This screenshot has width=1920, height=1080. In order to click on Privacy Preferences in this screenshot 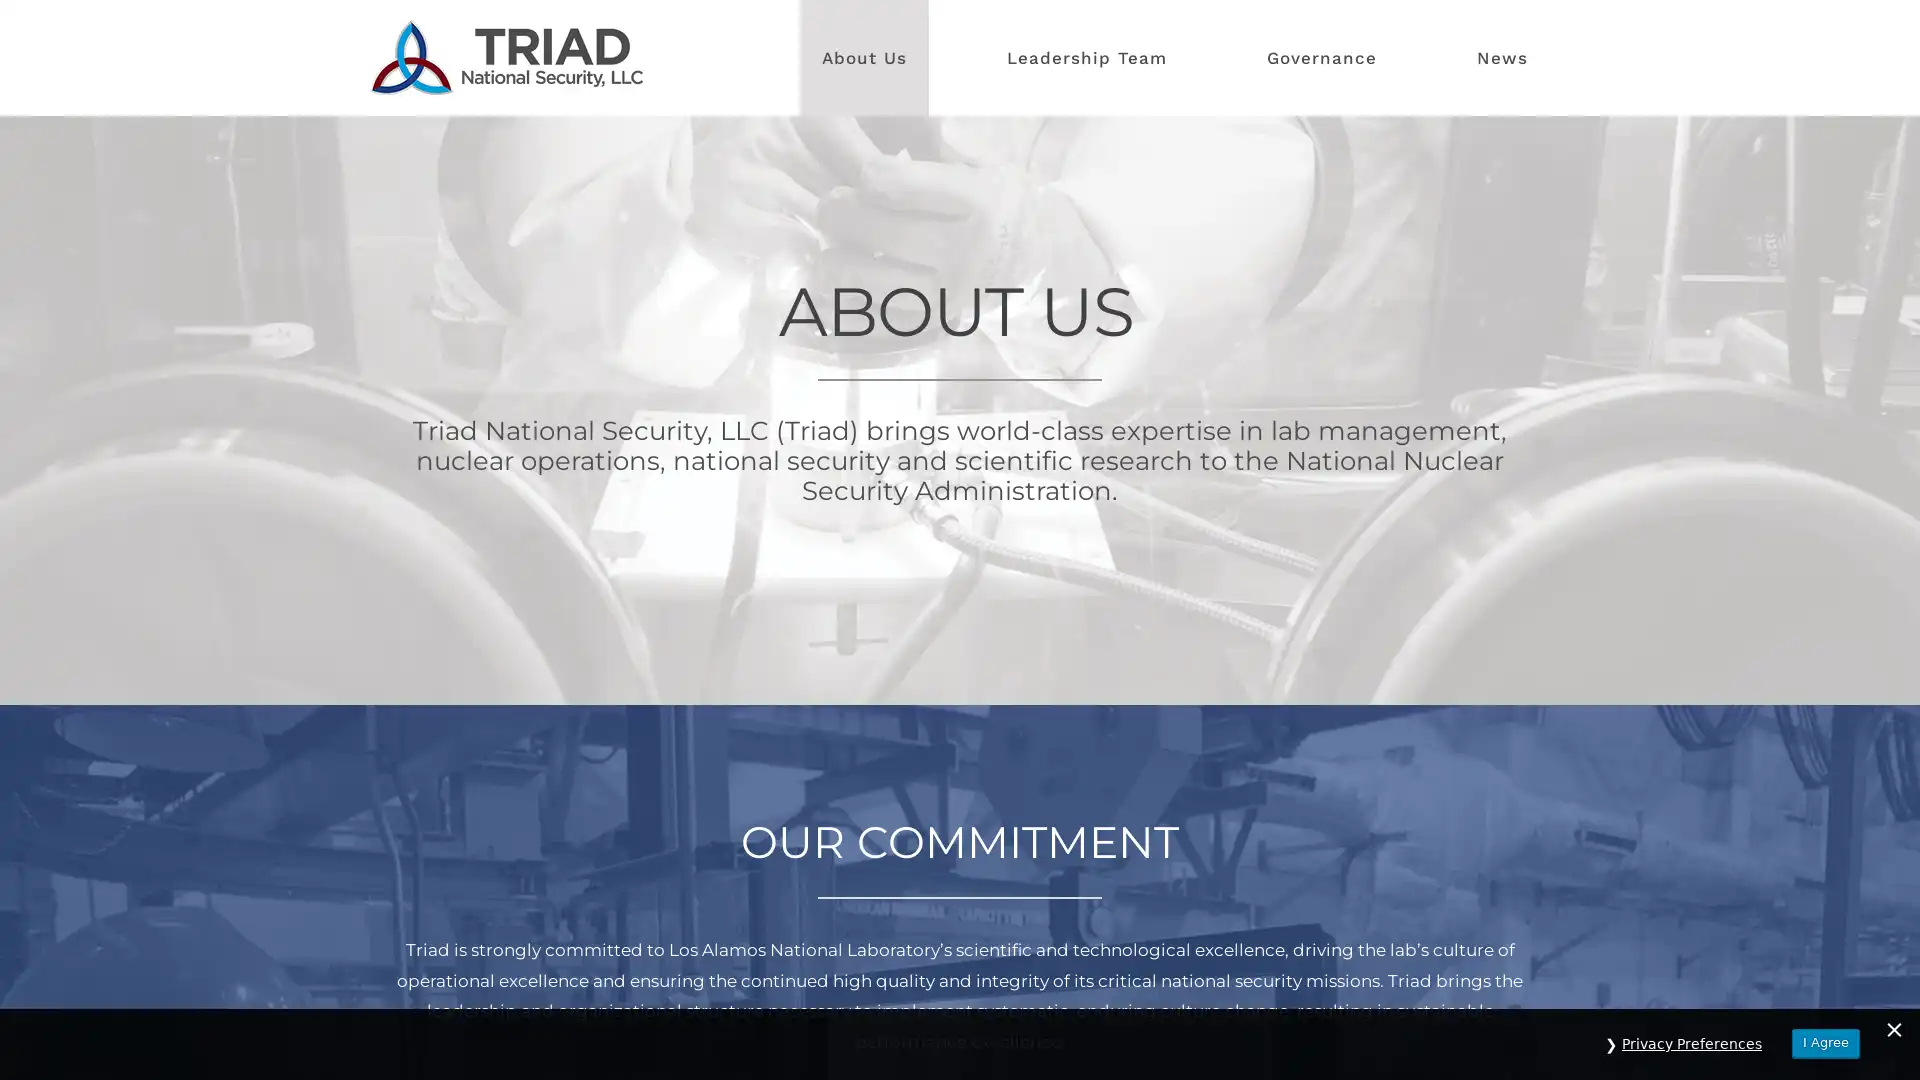, I will do `click(1691, 1043)`.